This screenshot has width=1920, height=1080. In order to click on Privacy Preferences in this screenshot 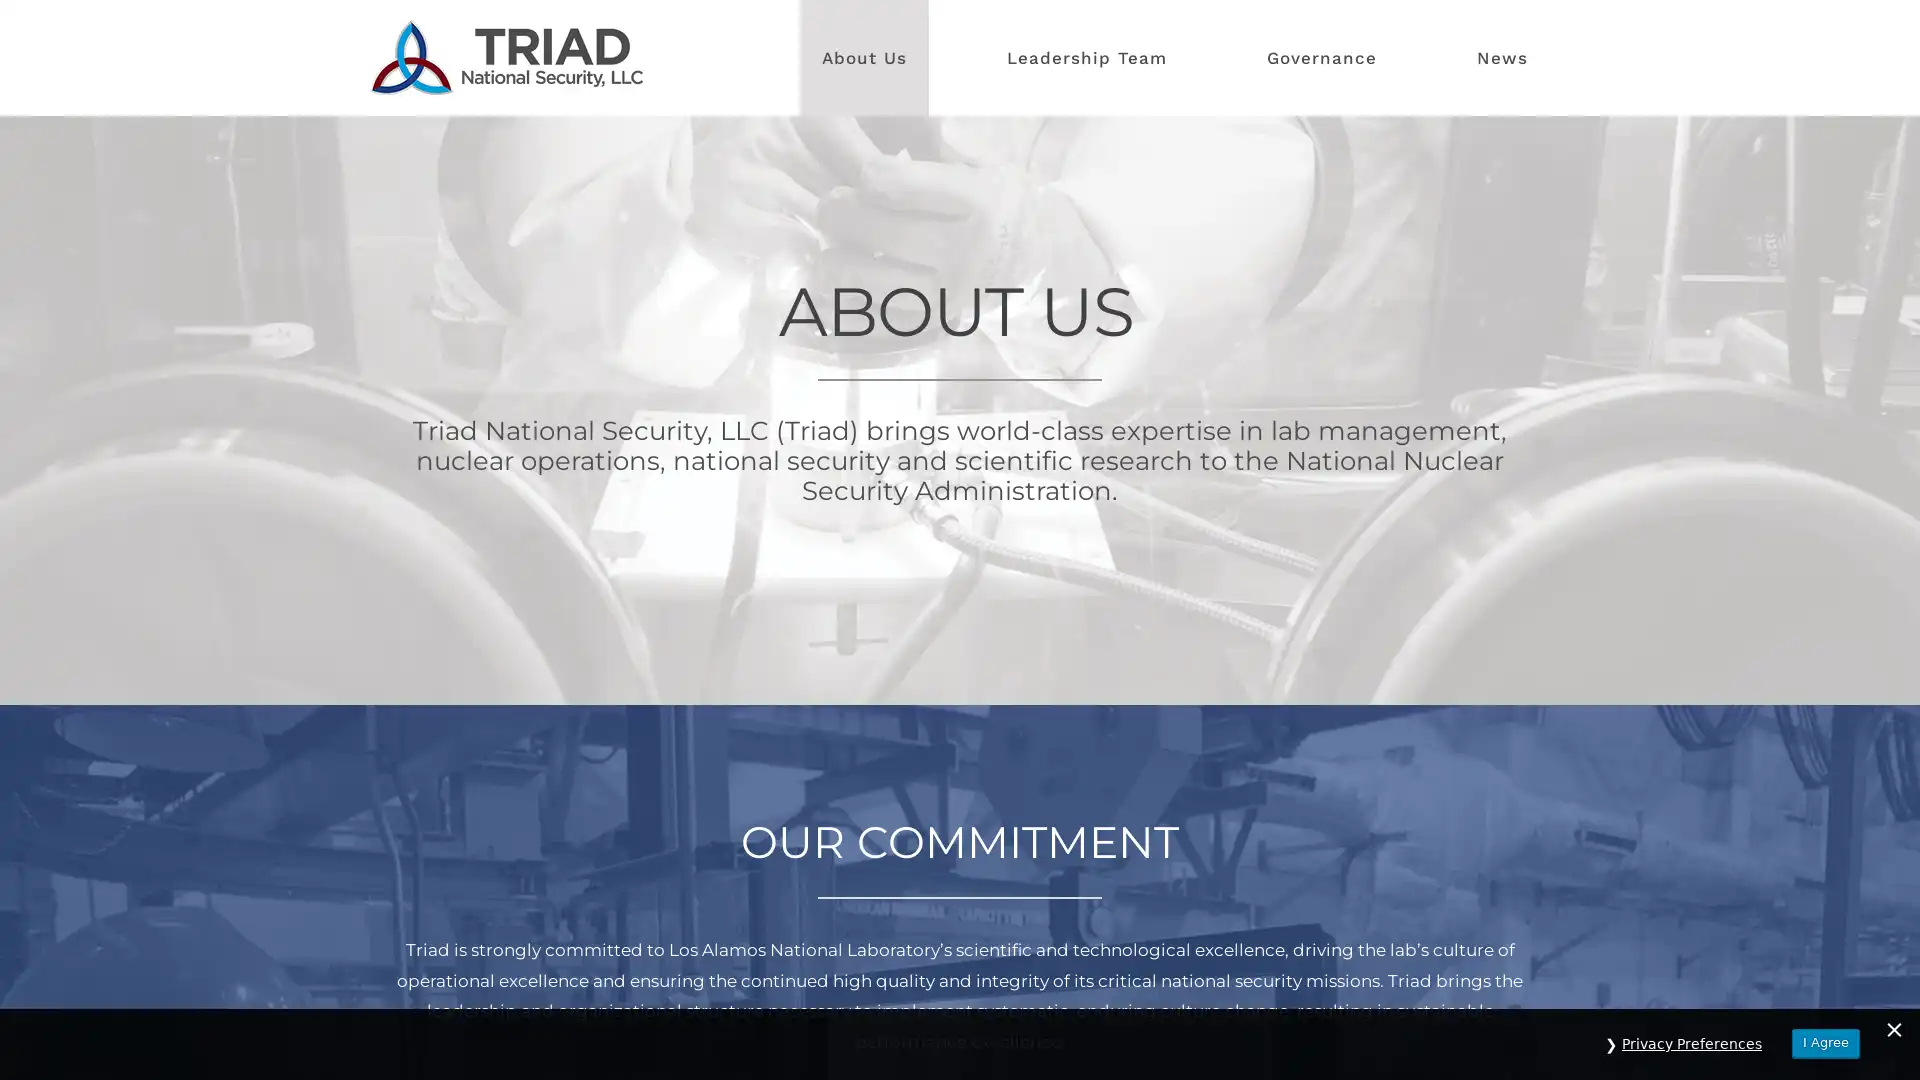, I will do `click(1691, 1043)`.